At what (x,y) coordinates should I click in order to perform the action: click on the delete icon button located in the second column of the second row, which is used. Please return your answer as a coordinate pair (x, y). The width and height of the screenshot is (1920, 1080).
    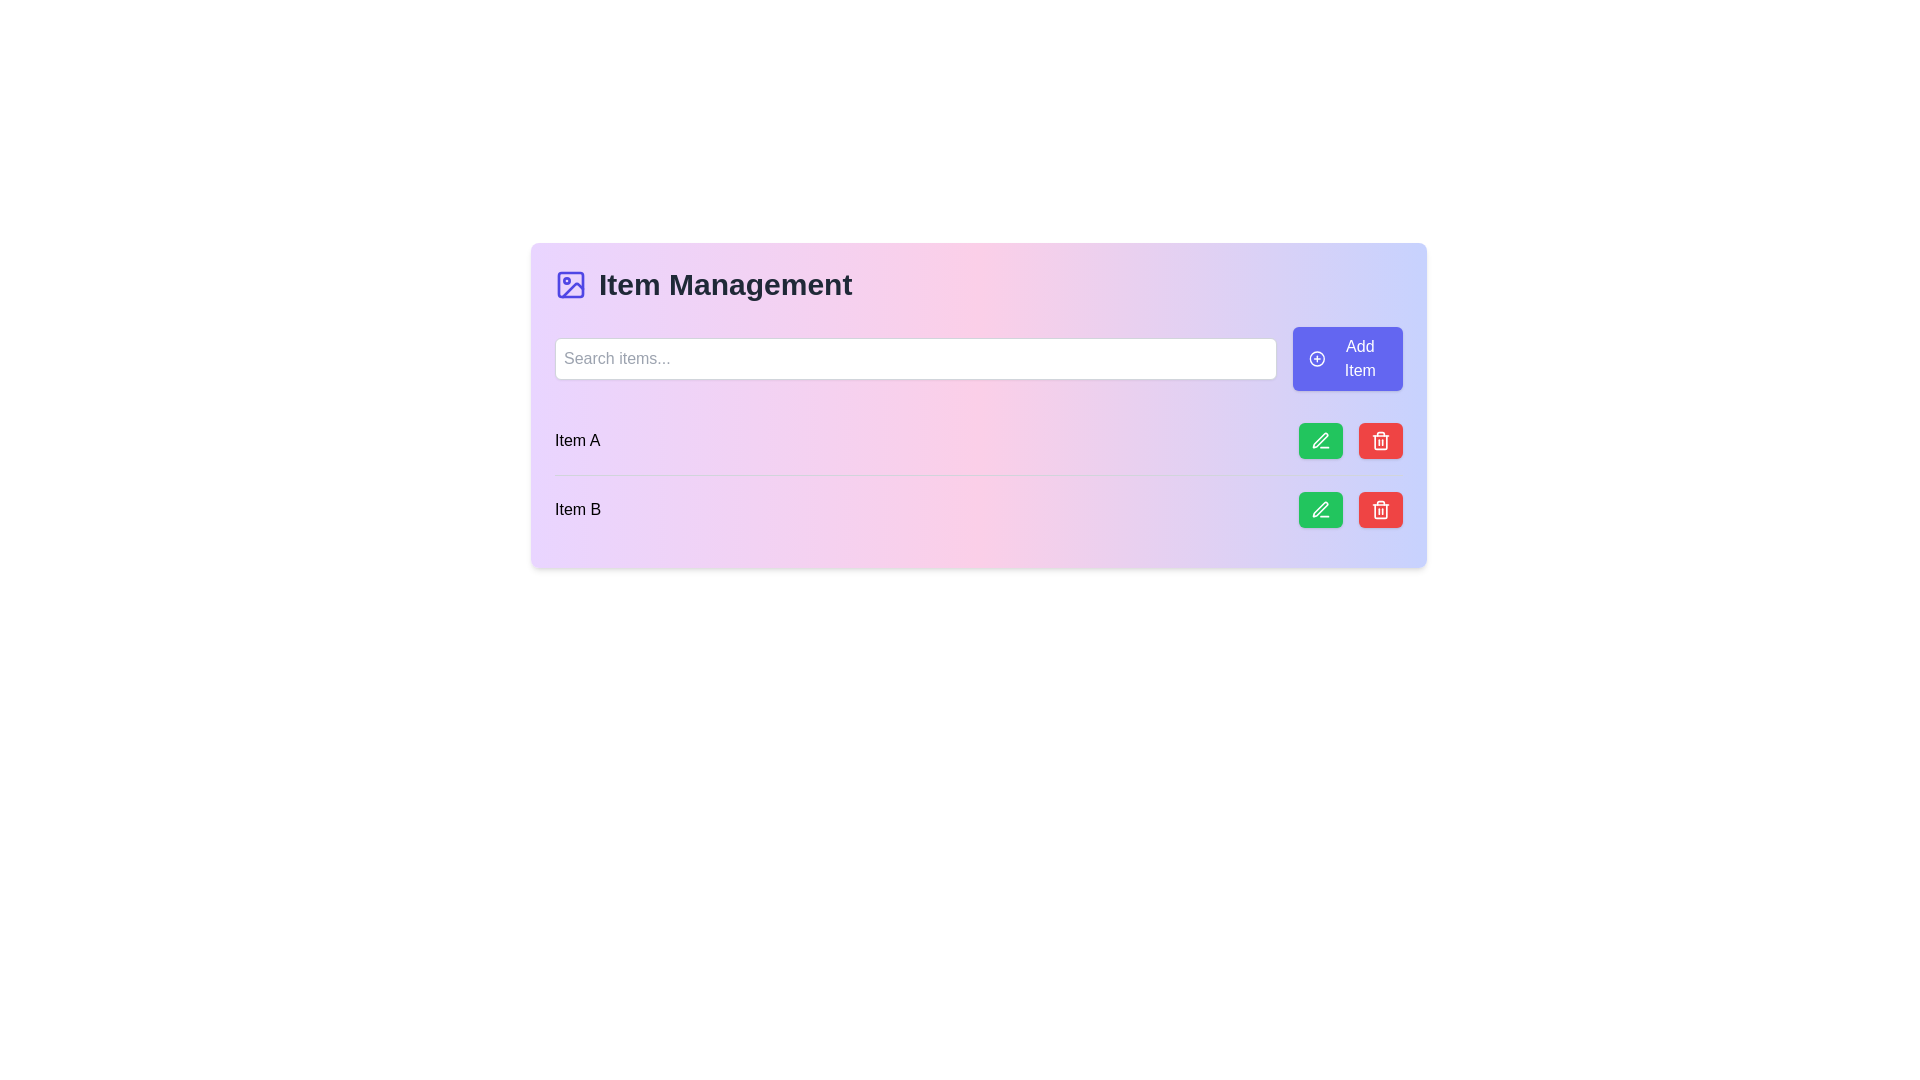
    Looking at the image, I should click on (1380, 439).